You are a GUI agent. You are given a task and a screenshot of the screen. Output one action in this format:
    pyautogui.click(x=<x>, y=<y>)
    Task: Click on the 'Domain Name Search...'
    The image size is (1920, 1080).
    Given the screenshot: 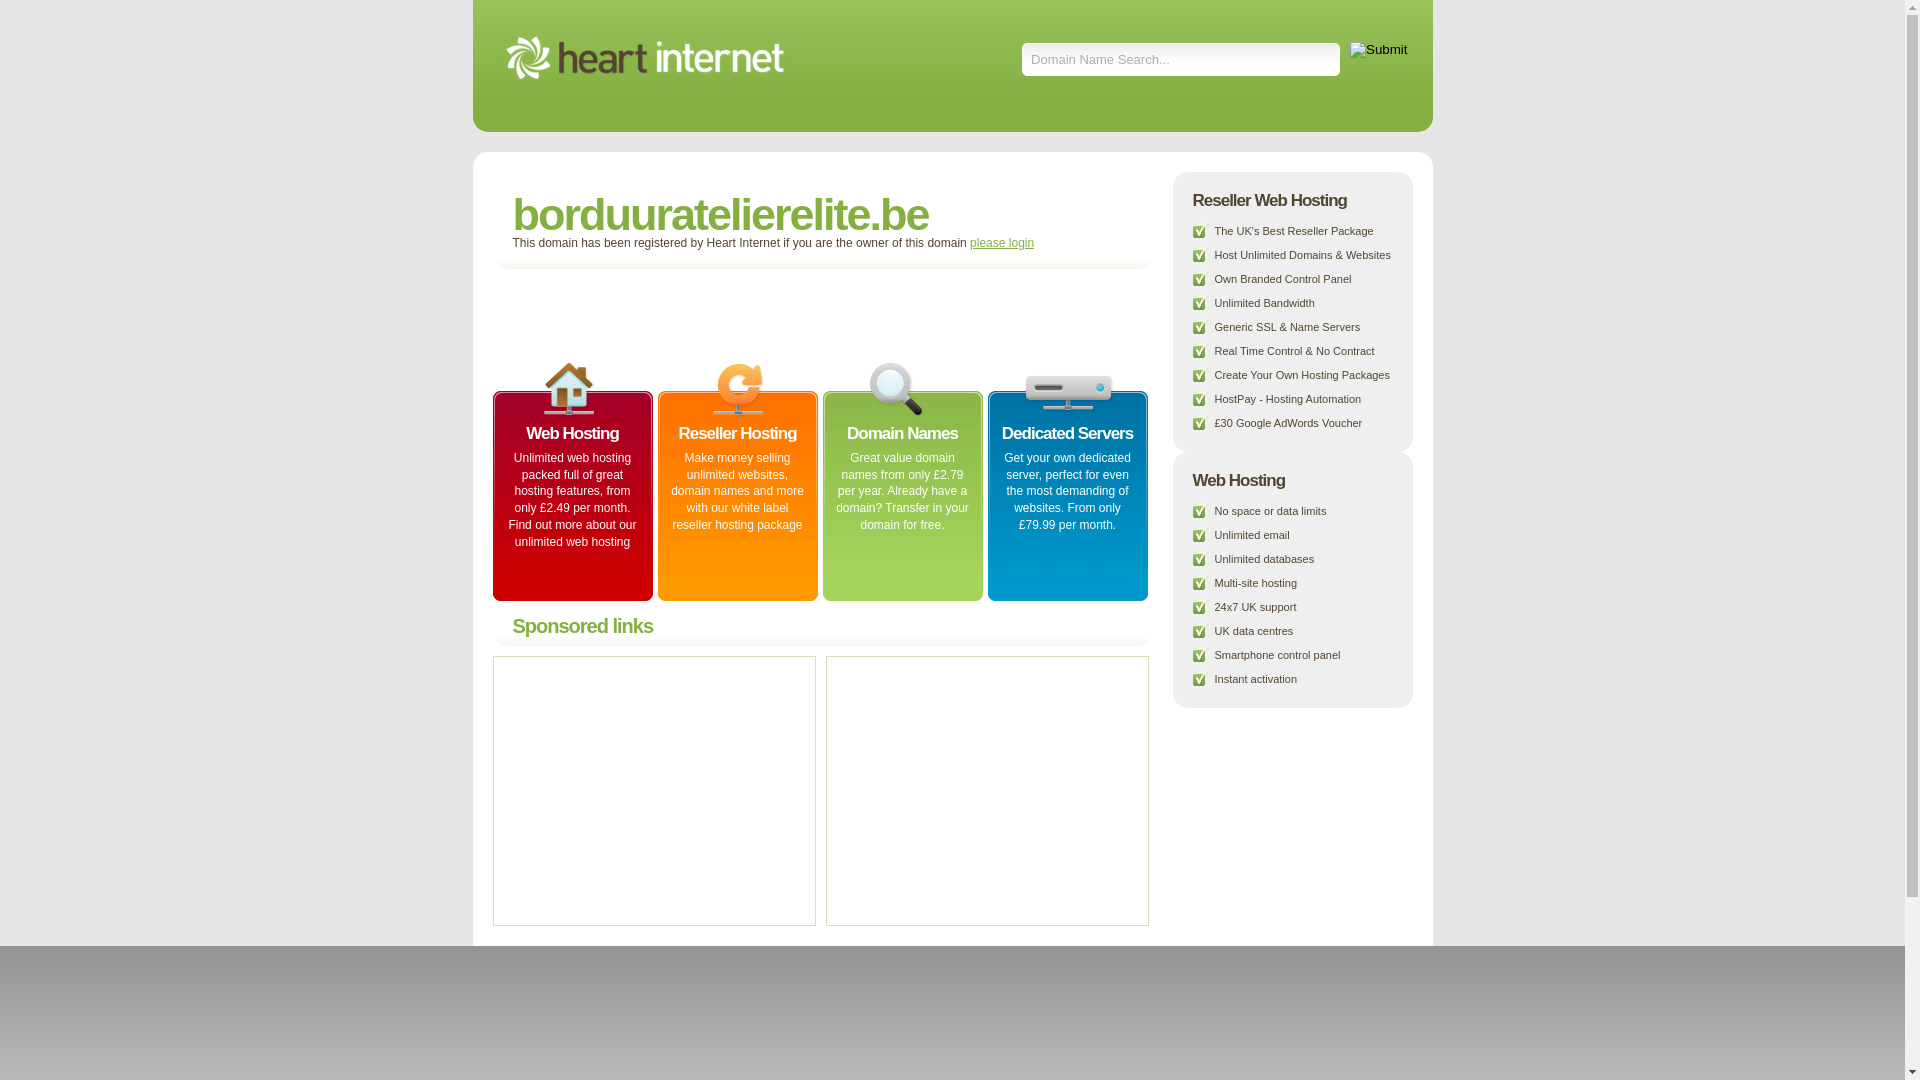 What is the action you would take?
    pyautogui.click(x=1180, y=58)
    